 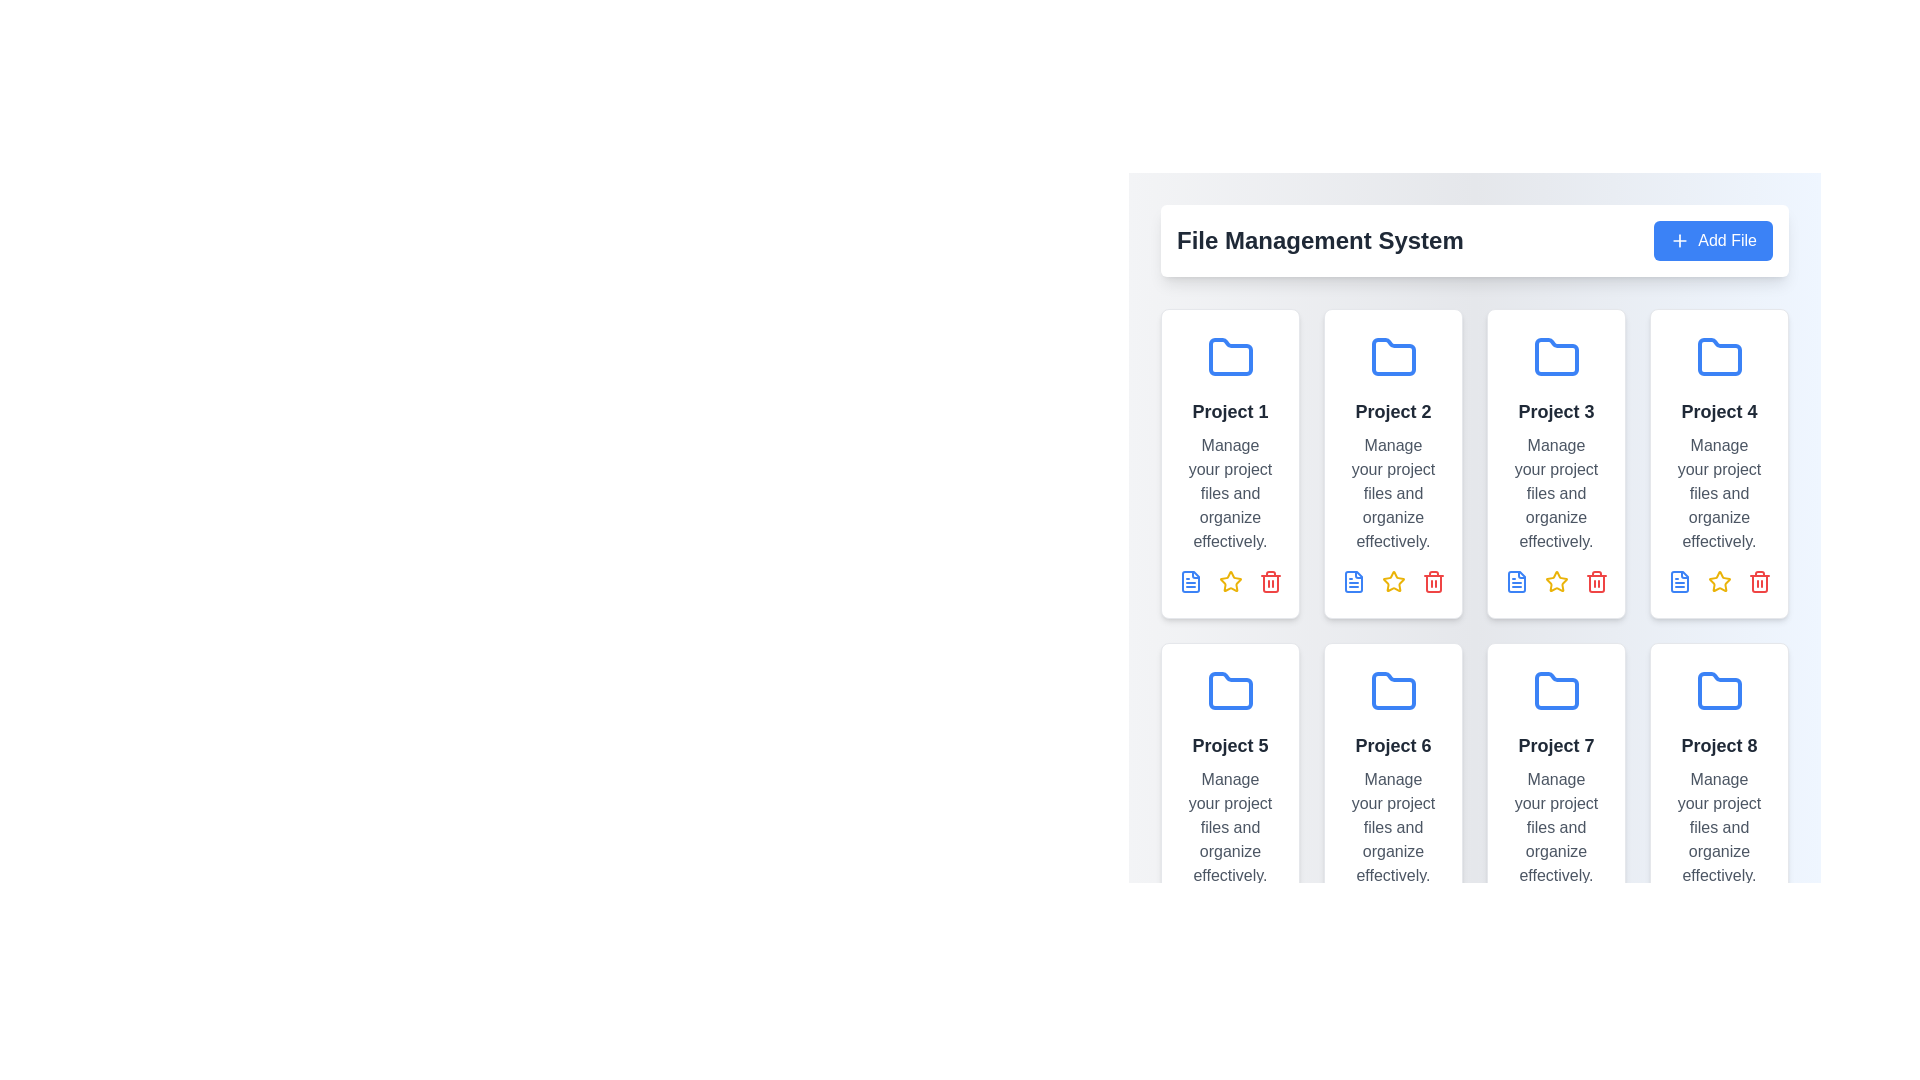 What do you see at coordinates (1712, 239) in the screenshot?
I see `the 'Add File' button located at the top-right corner of the 'File Management System' interface to activate the hover effect` at bounding box center [1712, 239].